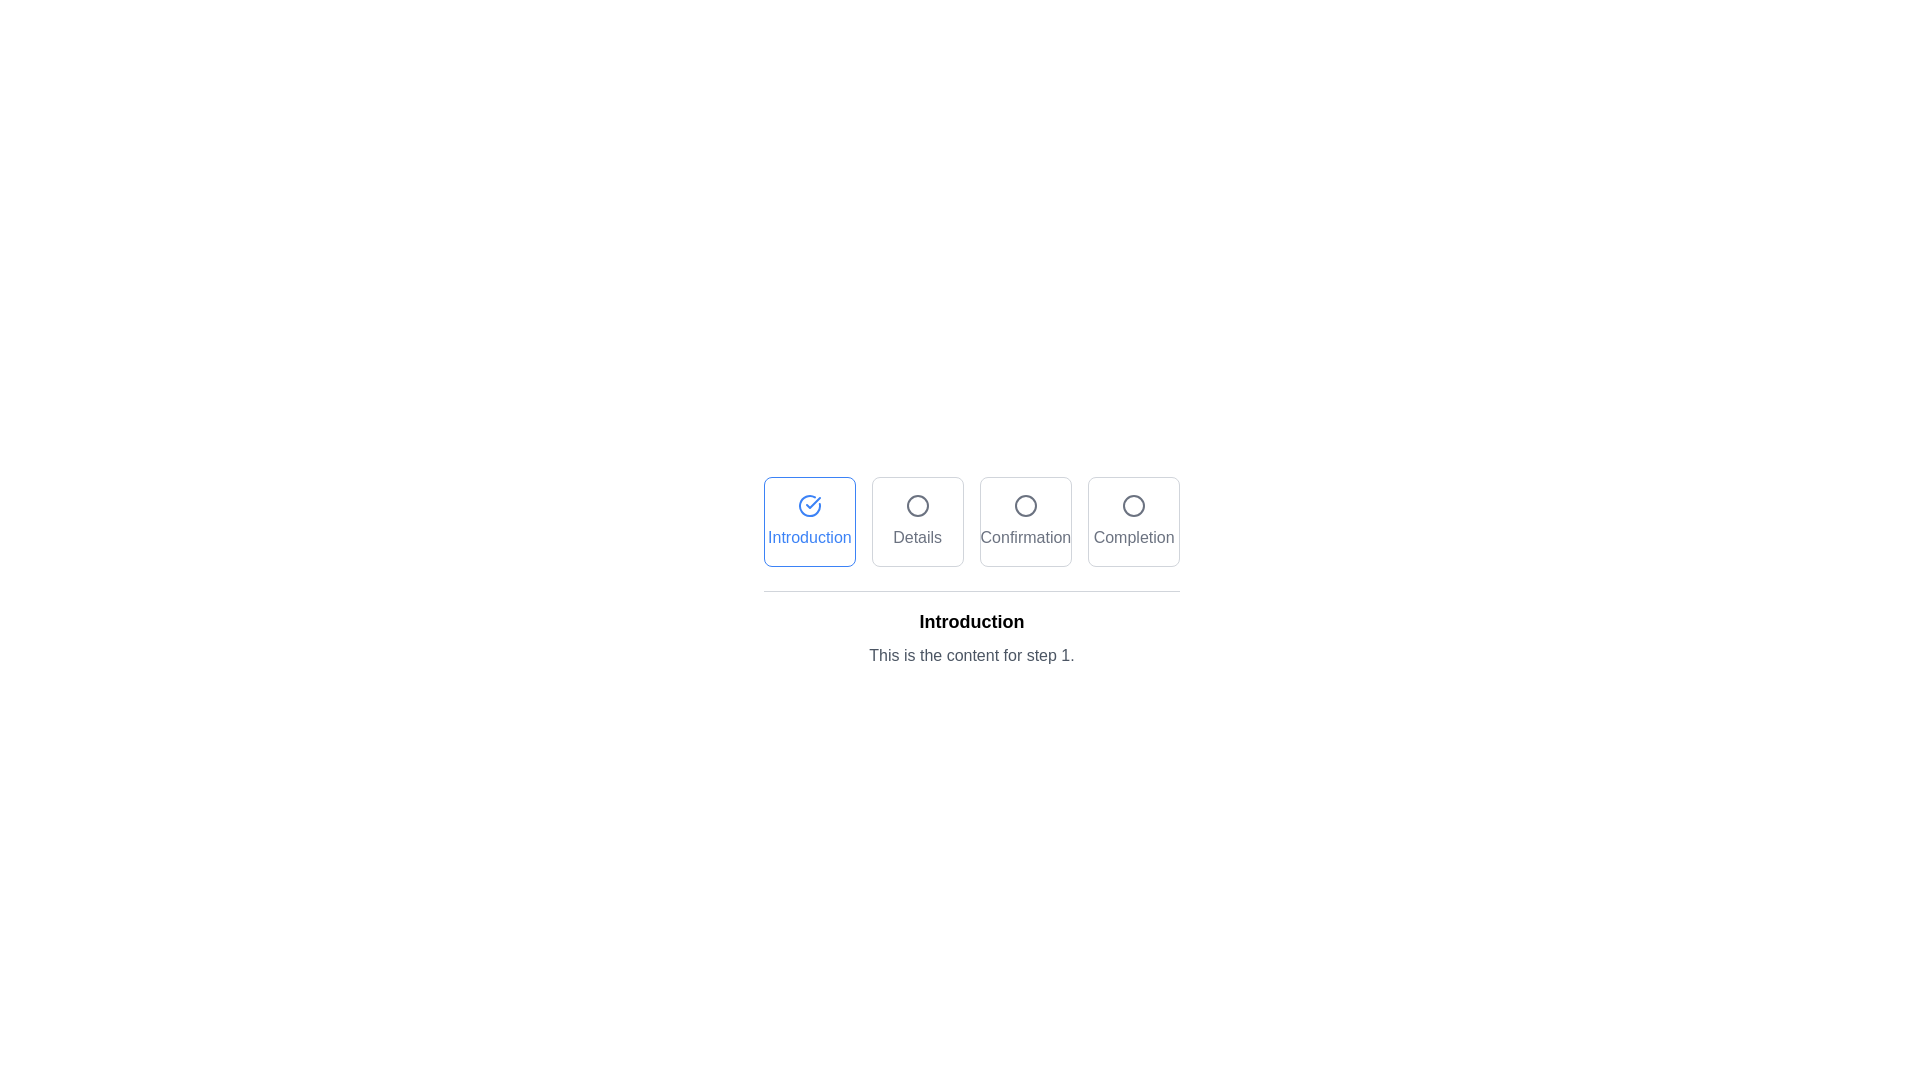  What do you see at coordinates (809, 520) in the screenshot?
I see `the 'Introduction' button` at bounding box center [809, 520].